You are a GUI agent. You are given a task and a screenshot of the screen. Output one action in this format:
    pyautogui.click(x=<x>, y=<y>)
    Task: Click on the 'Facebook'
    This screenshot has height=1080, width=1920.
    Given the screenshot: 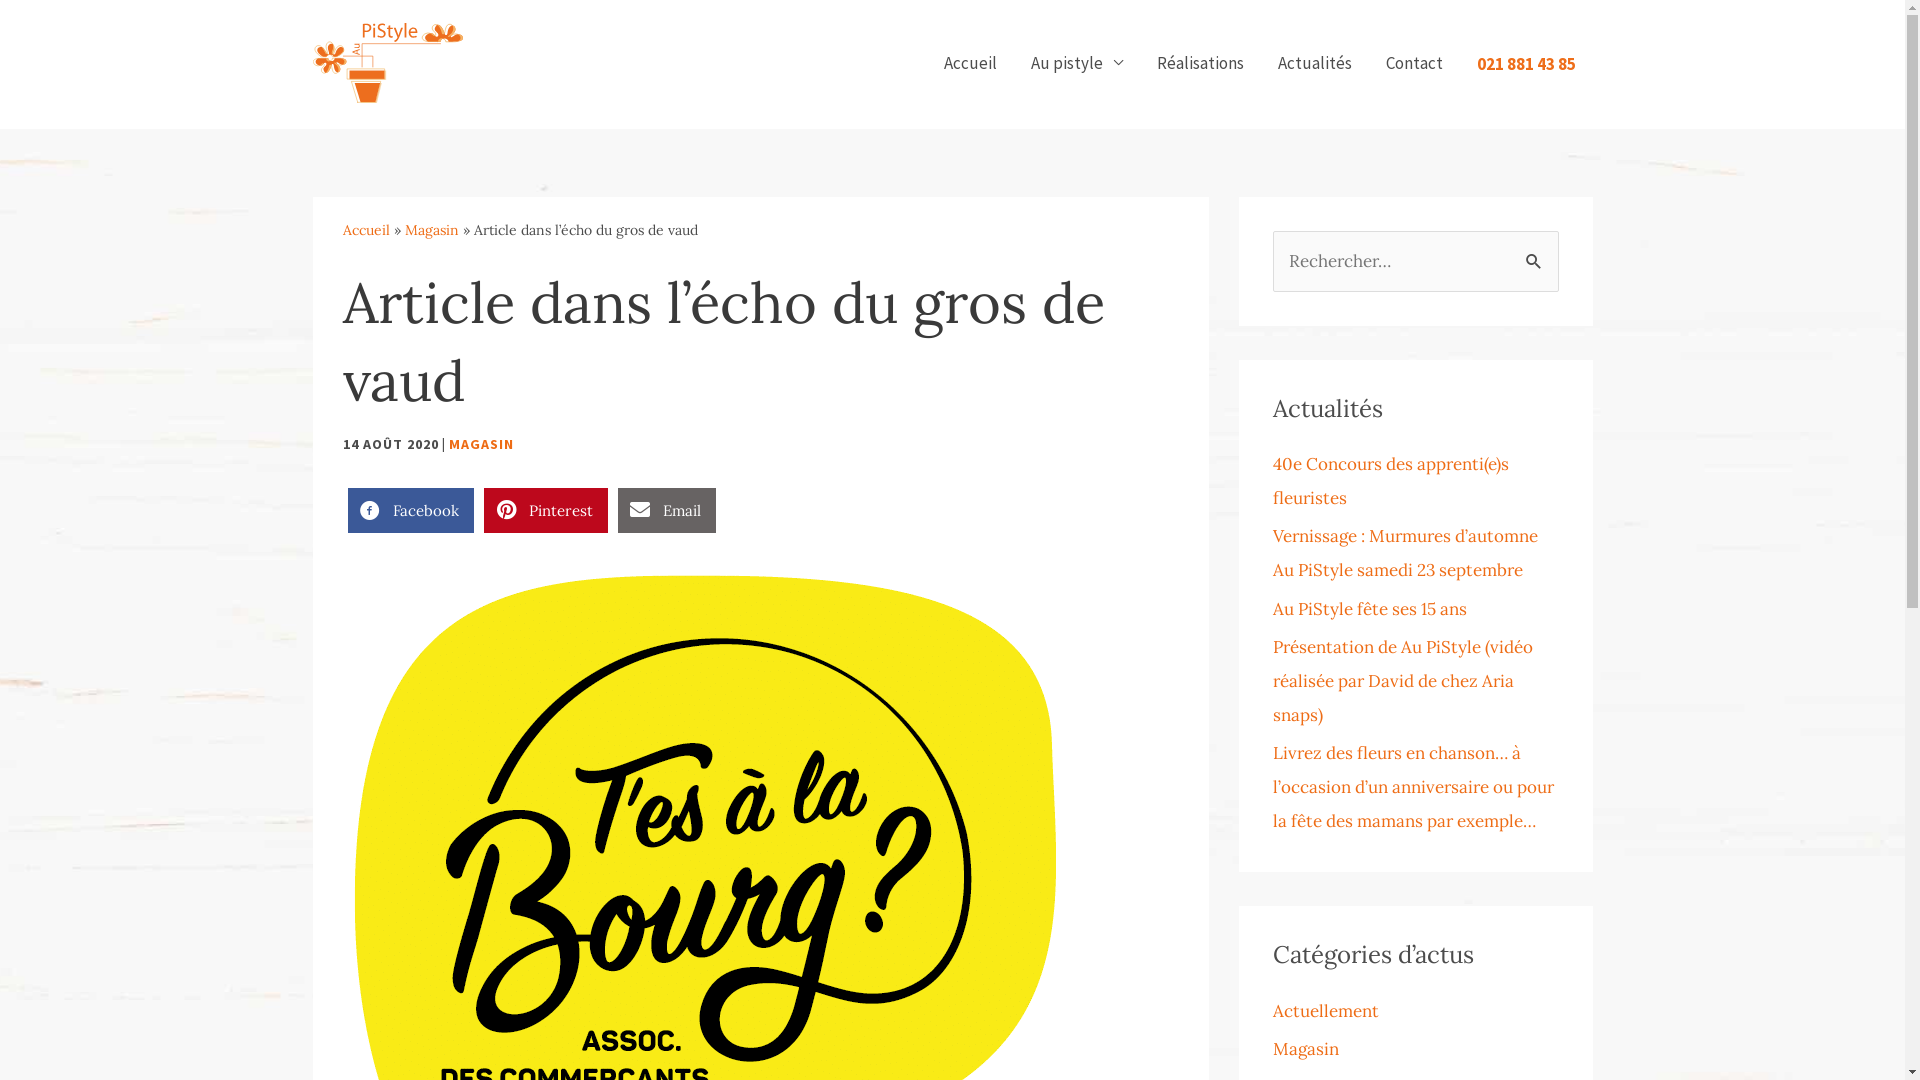 What is the action you would take?
    pyautogui.click(x=347, y=509)
    